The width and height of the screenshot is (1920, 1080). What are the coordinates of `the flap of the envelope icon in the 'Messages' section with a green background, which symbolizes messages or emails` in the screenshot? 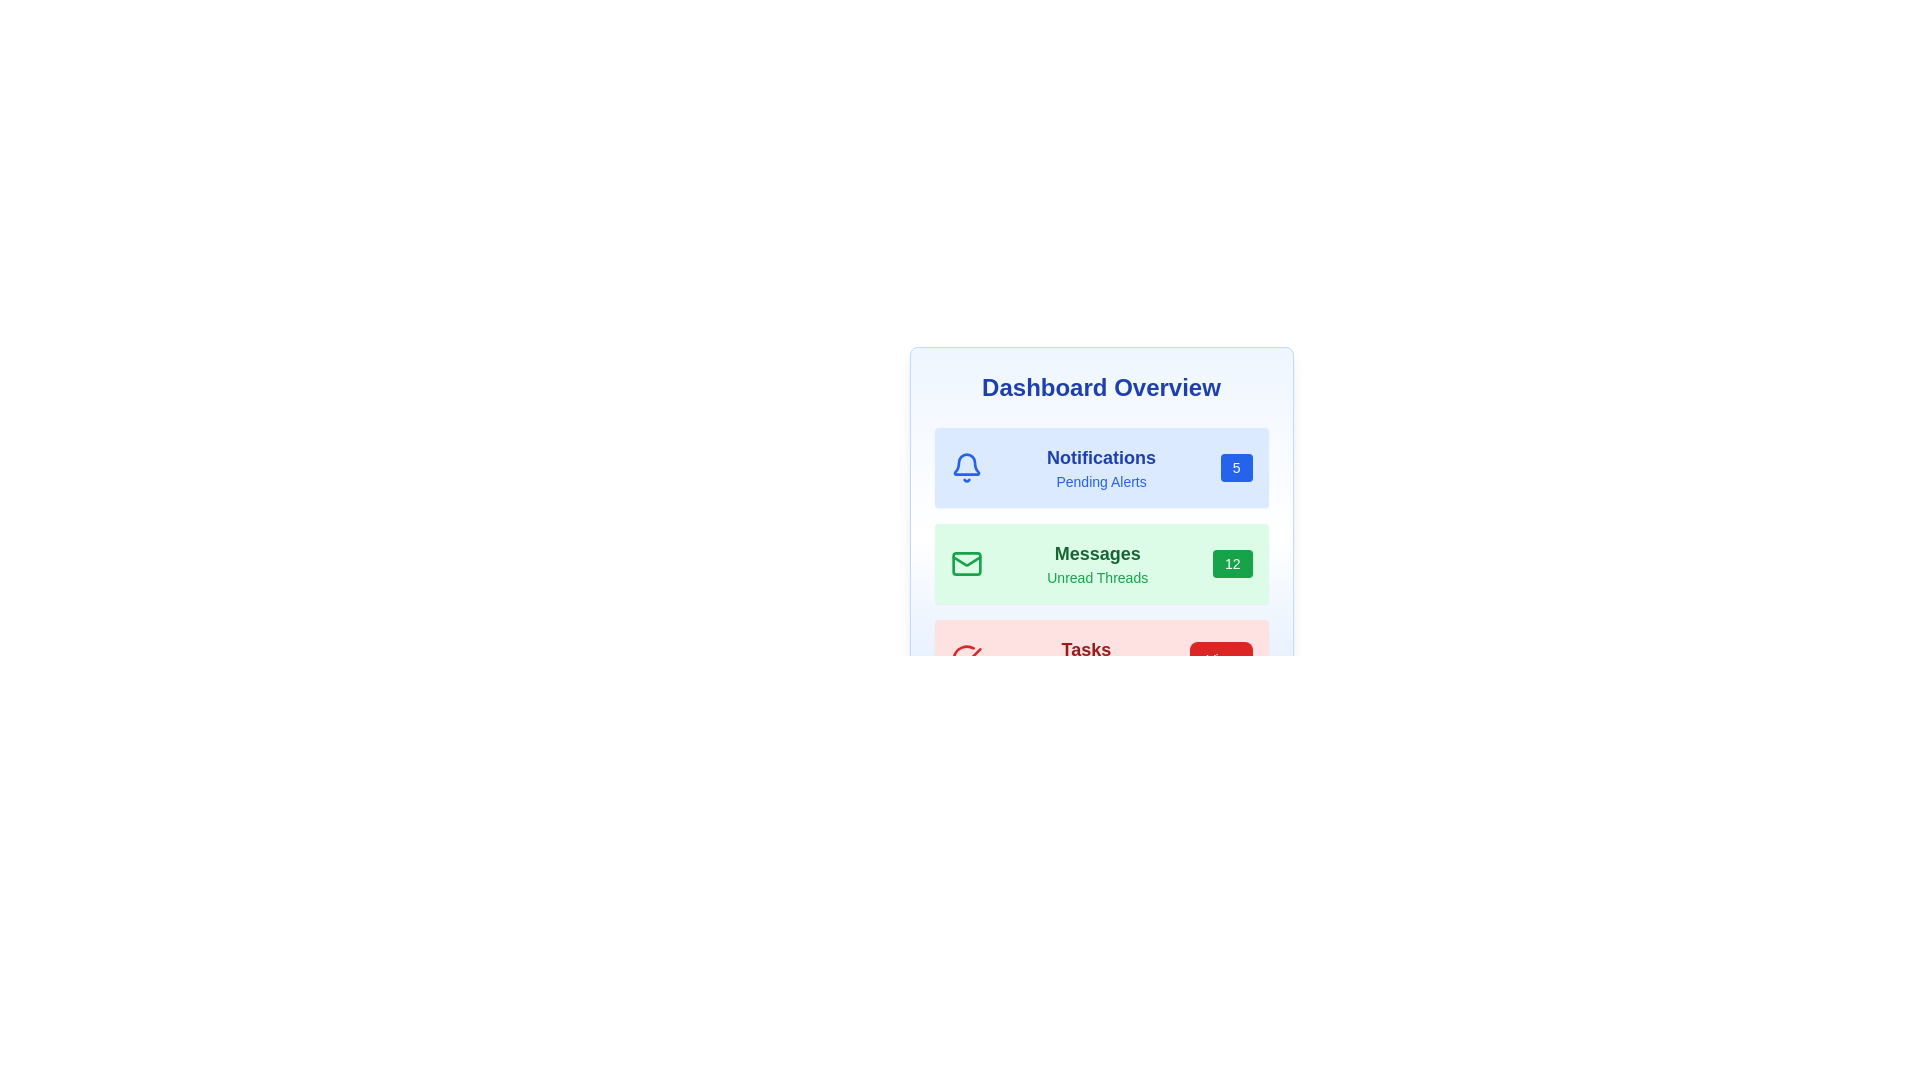 It's located at (966, 561).